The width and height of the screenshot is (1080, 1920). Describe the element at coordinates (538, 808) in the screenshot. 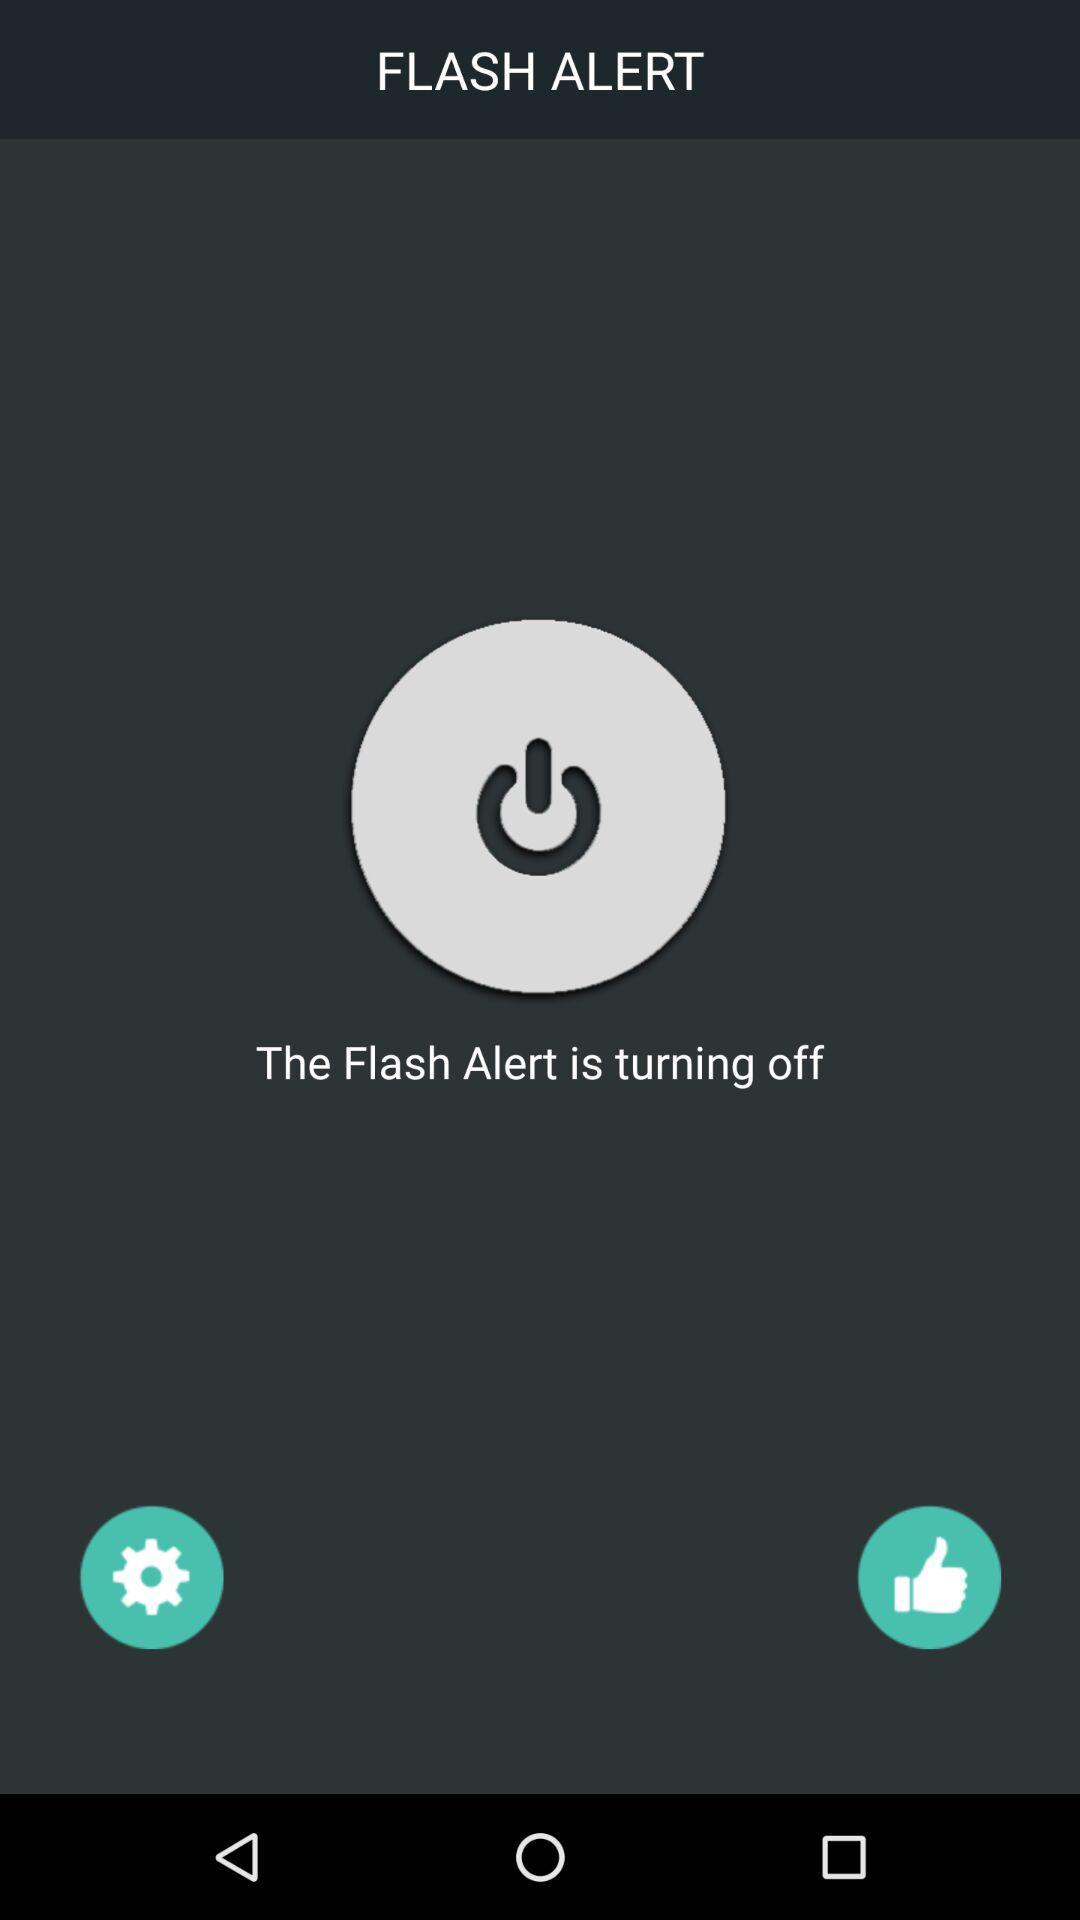

I see `turn it off` at that location.